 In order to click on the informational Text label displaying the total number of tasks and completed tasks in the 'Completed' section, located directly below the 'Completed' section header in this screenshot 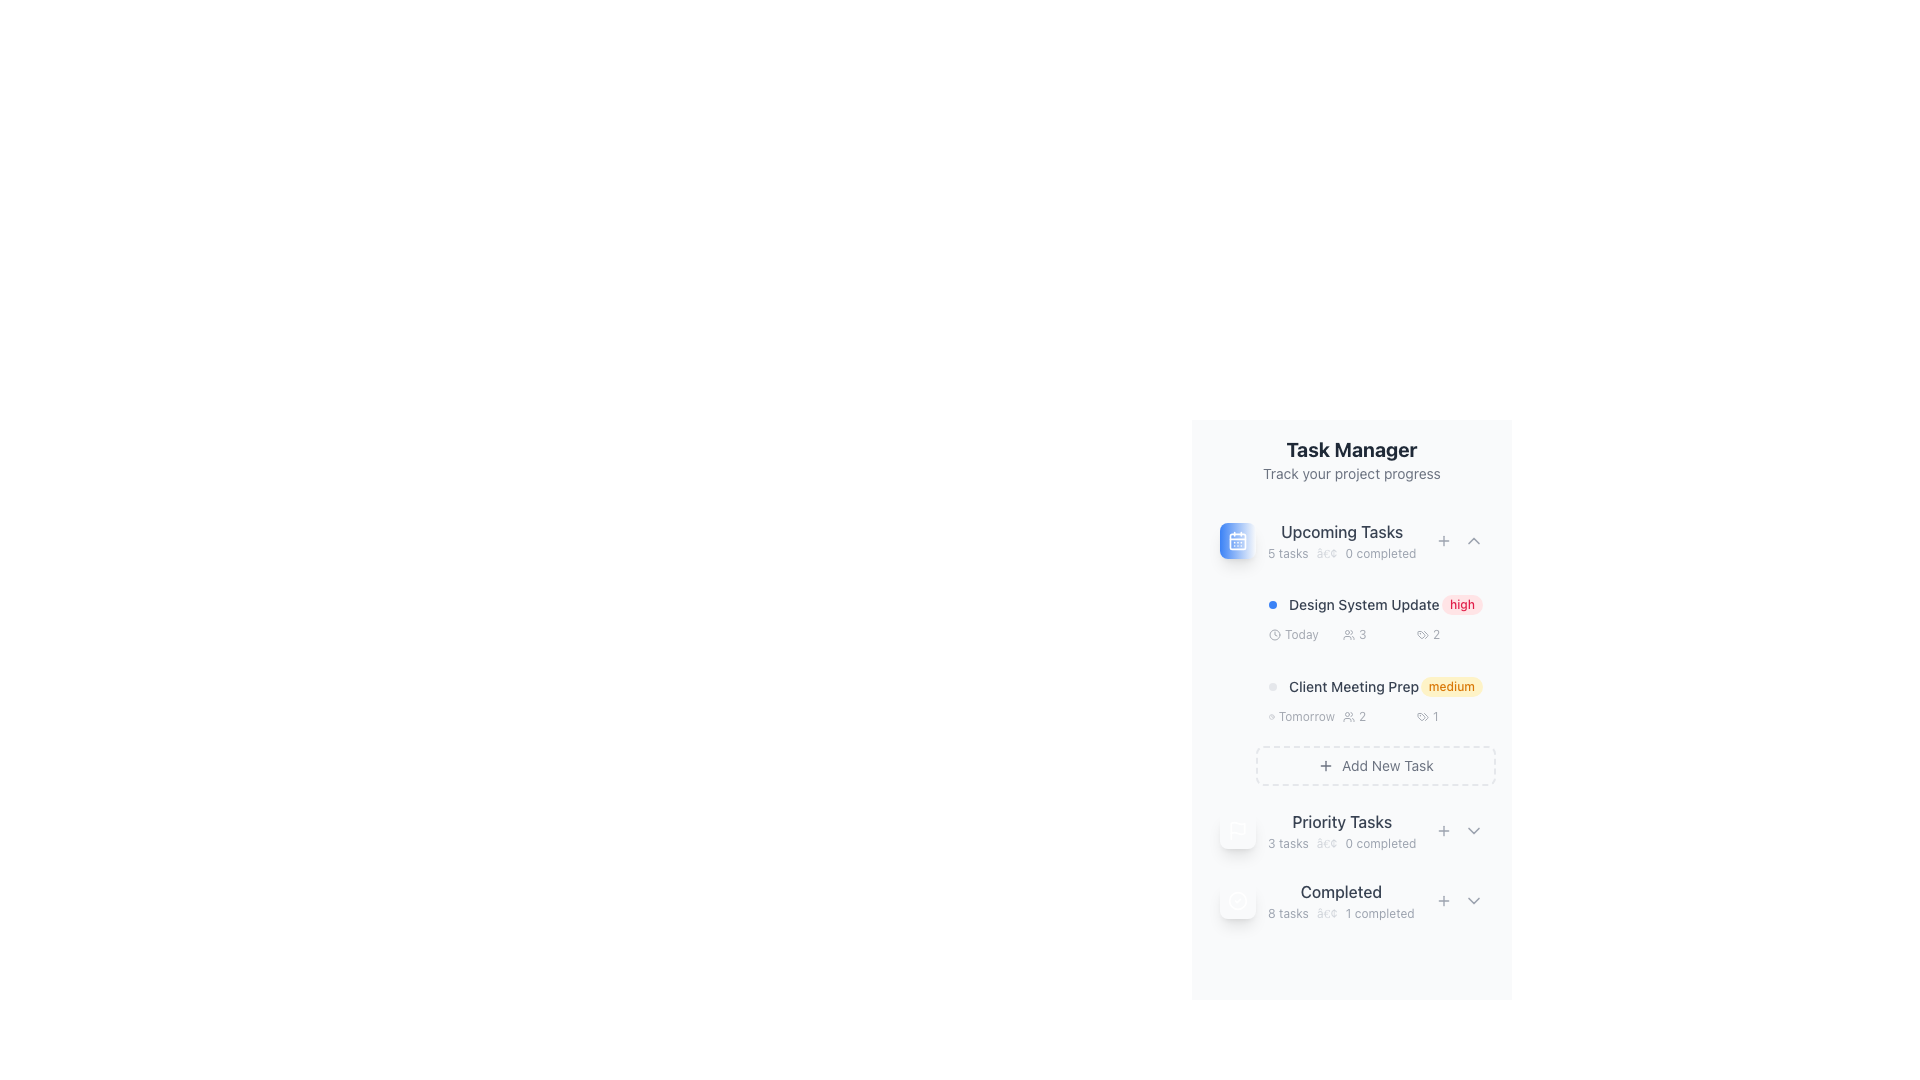, I will do `click(1341, 914)`.